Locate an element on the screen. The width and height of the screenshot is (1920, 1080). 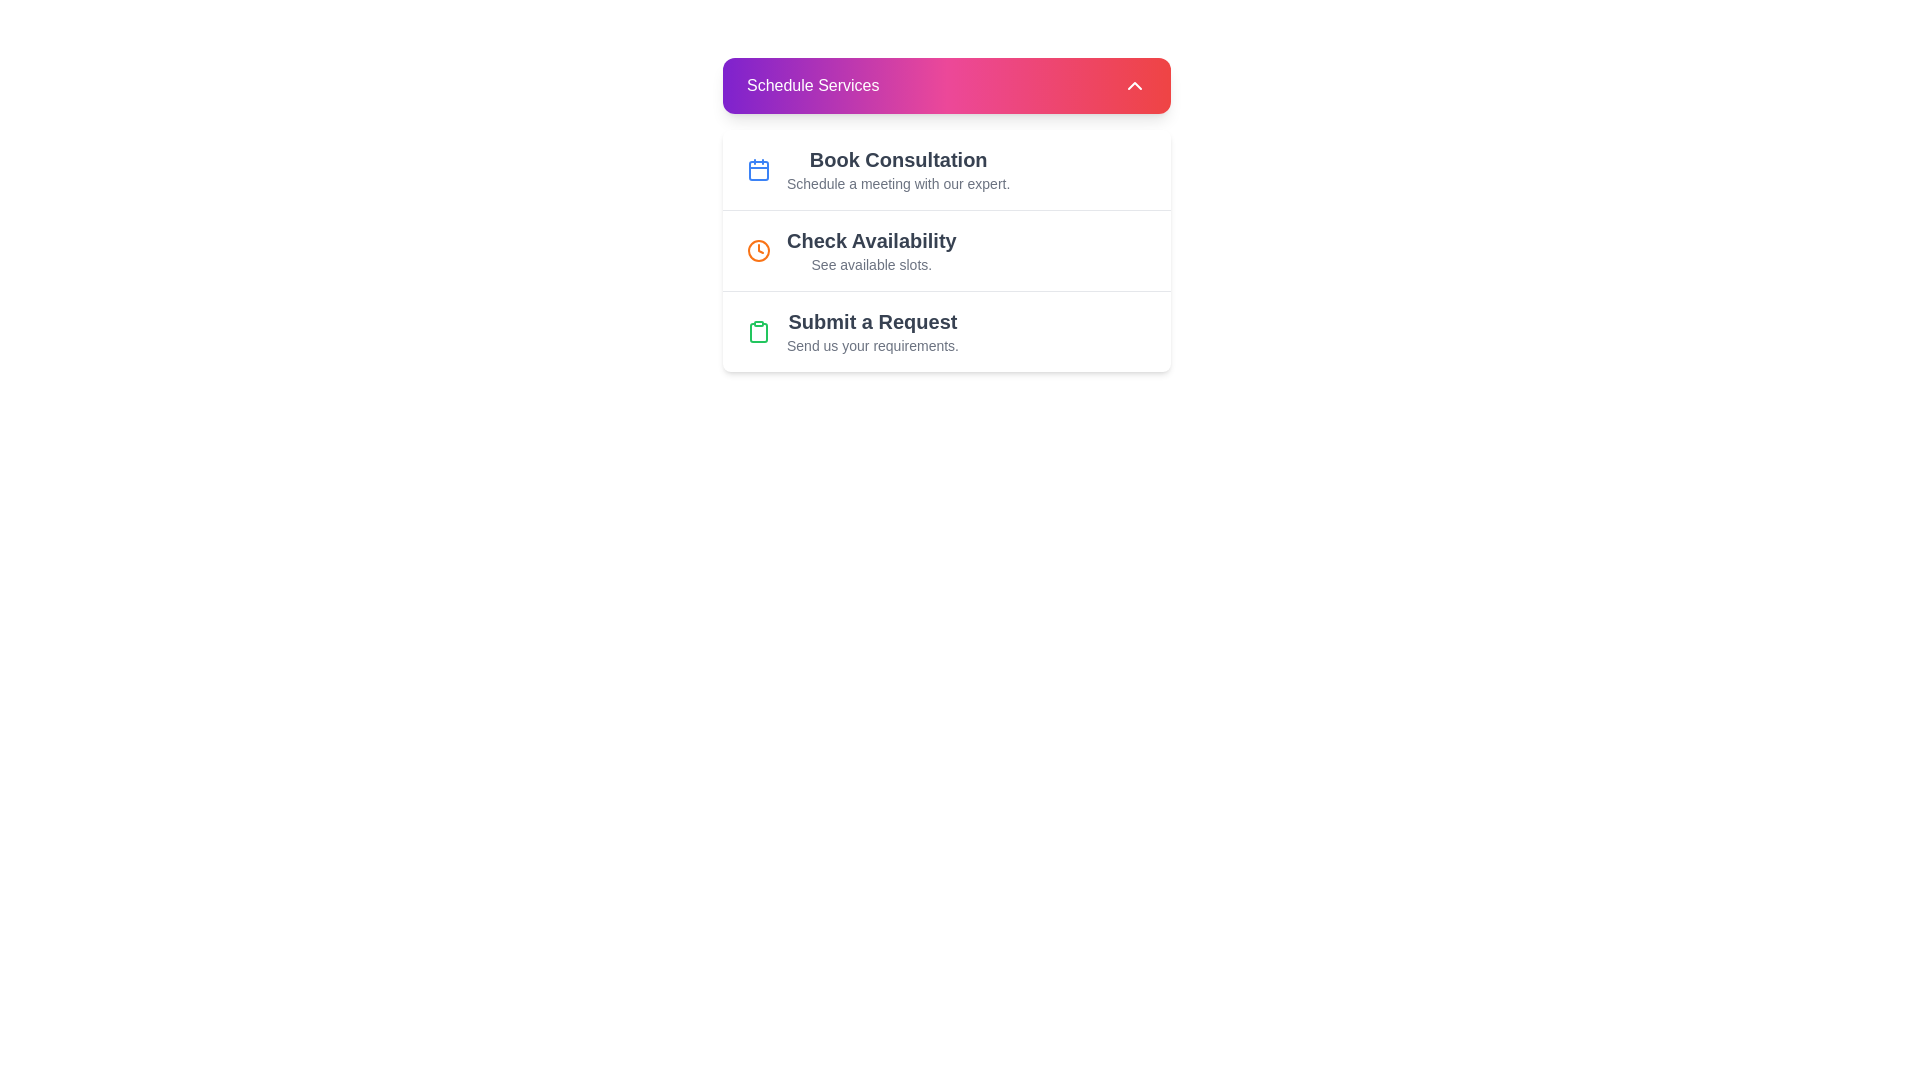
the 'Submit a Request' text label, which is styled in bold gray font on a white background, located within a card layout under the 'Schedule Services' section is located at coordinates (873, 320).